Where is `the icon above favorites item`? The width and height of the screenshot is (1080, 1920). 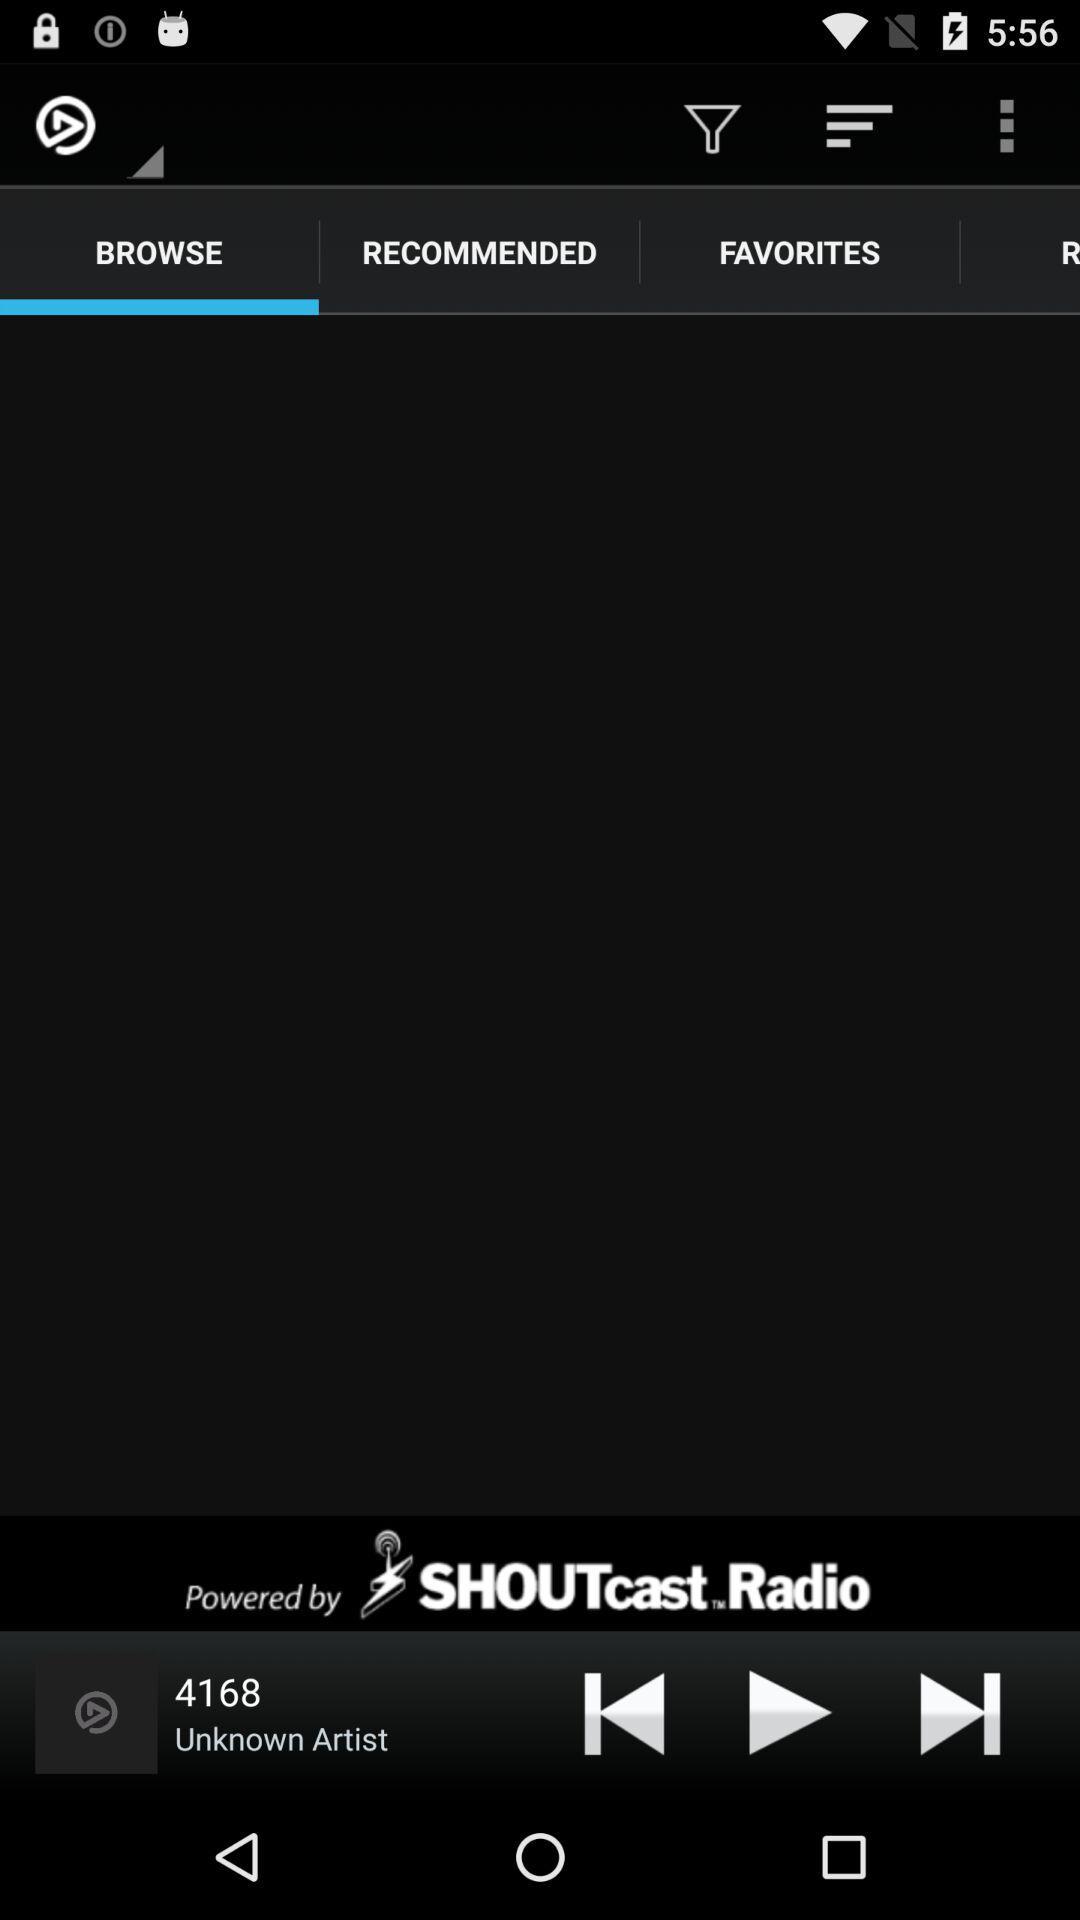 the icon above favorites item is located at coordinates (858, 124).